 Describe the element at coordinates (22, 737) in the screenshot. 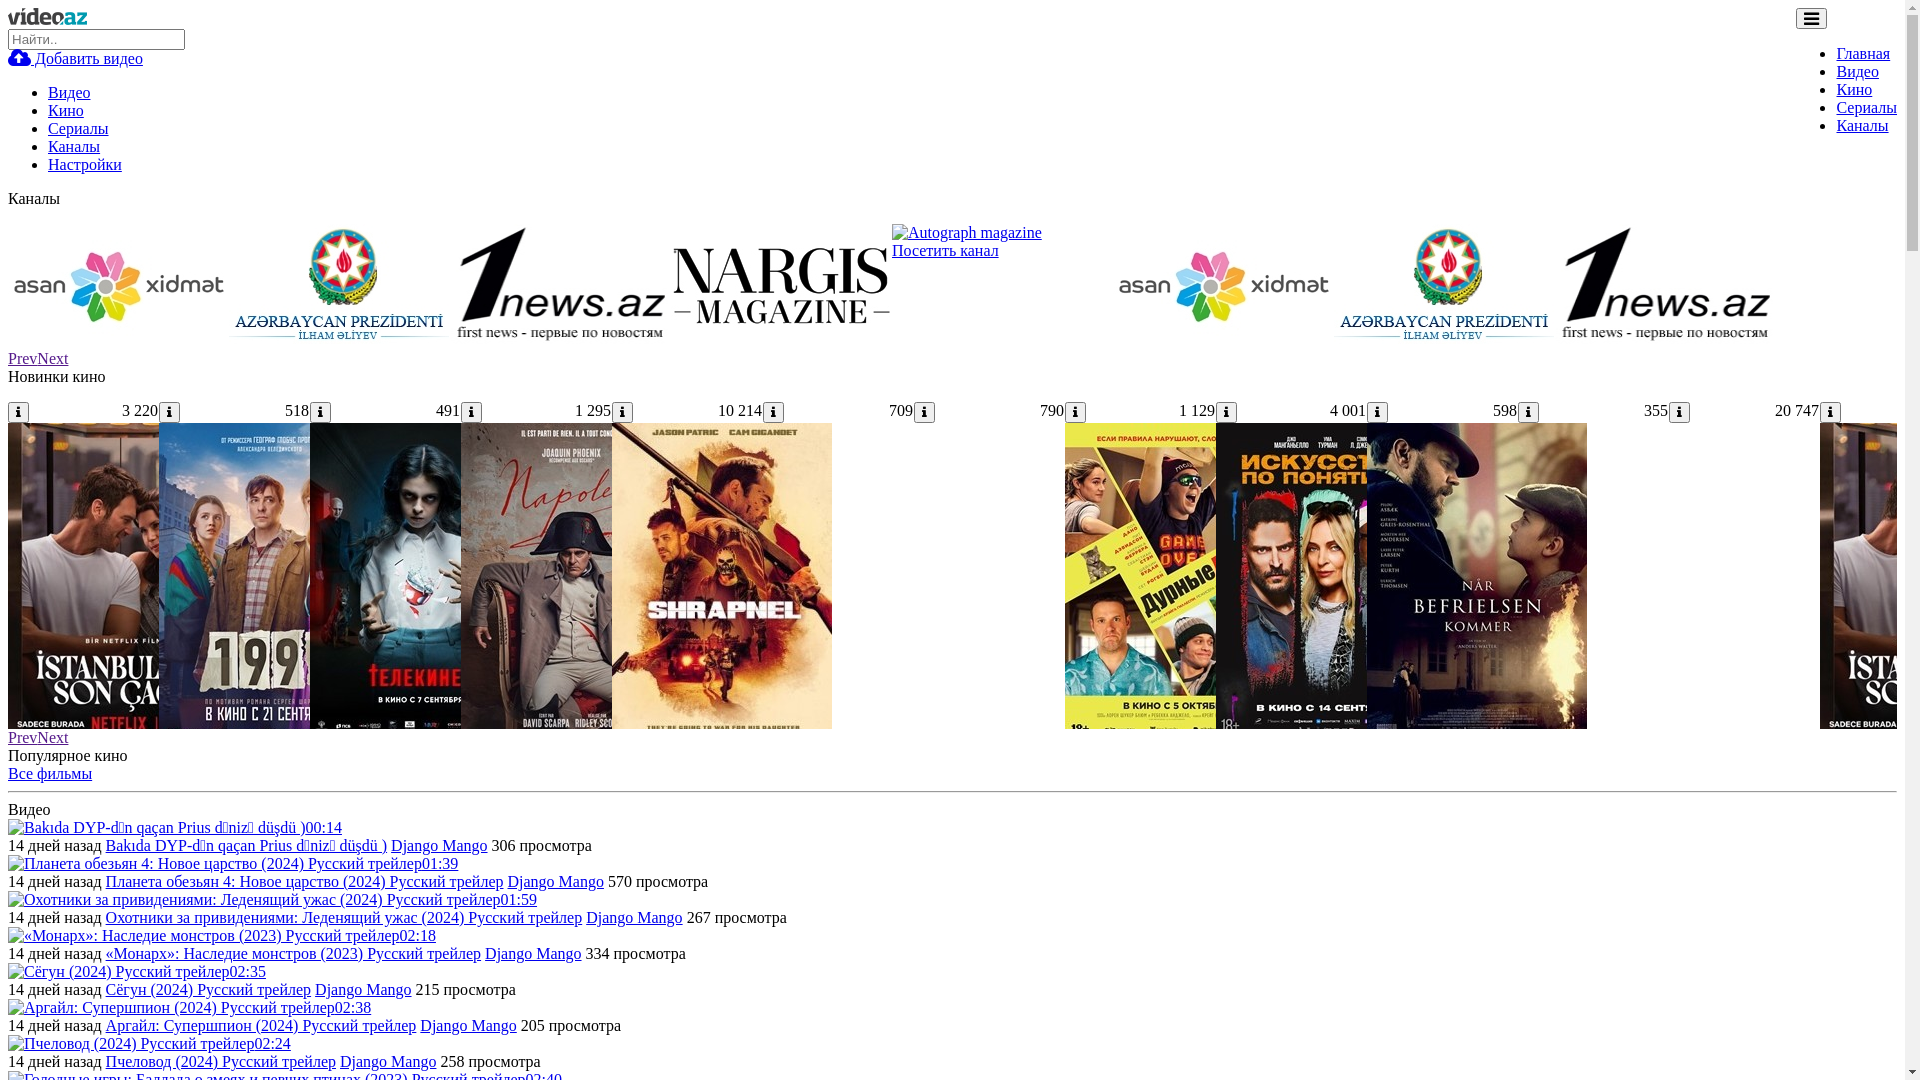

I see `'Prev'` at that location.